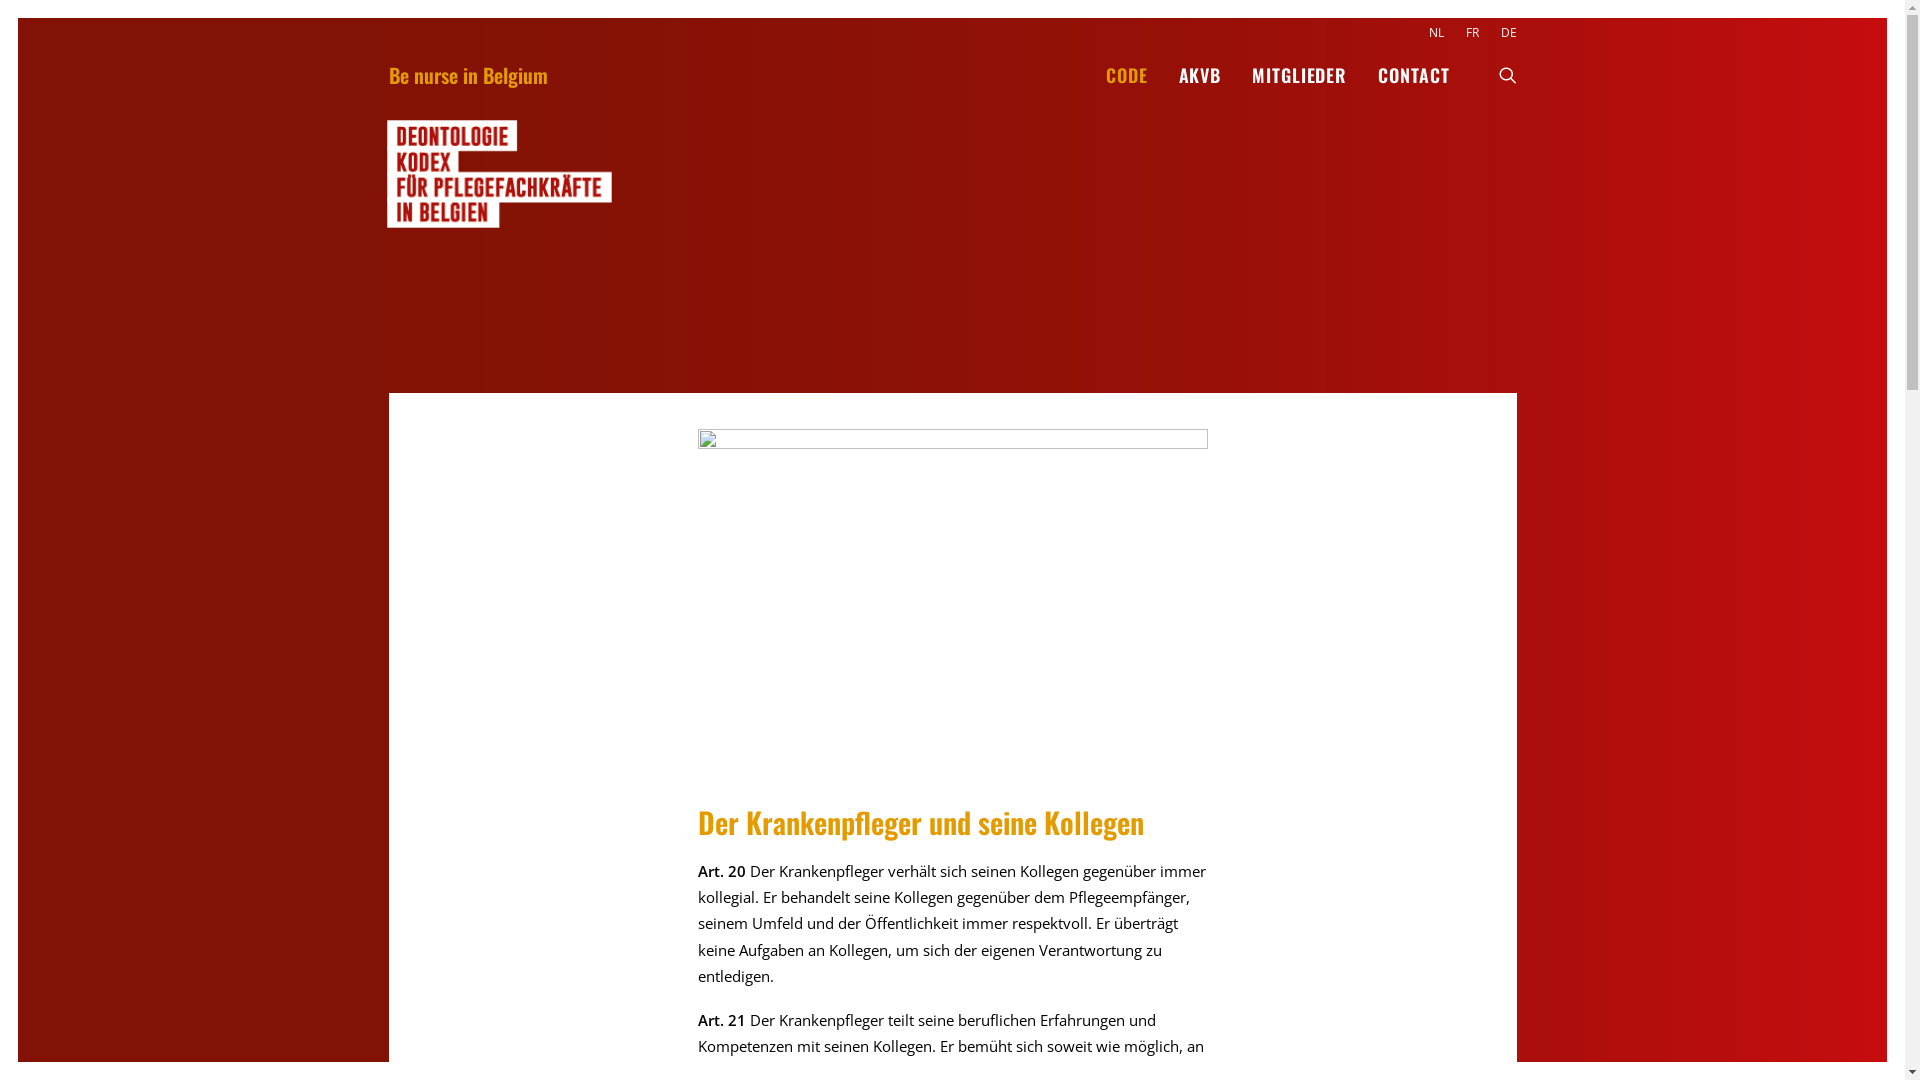 The width and height of the screenshot is (1920, 1080). I want to click on 'NL', so click(1440, 32).